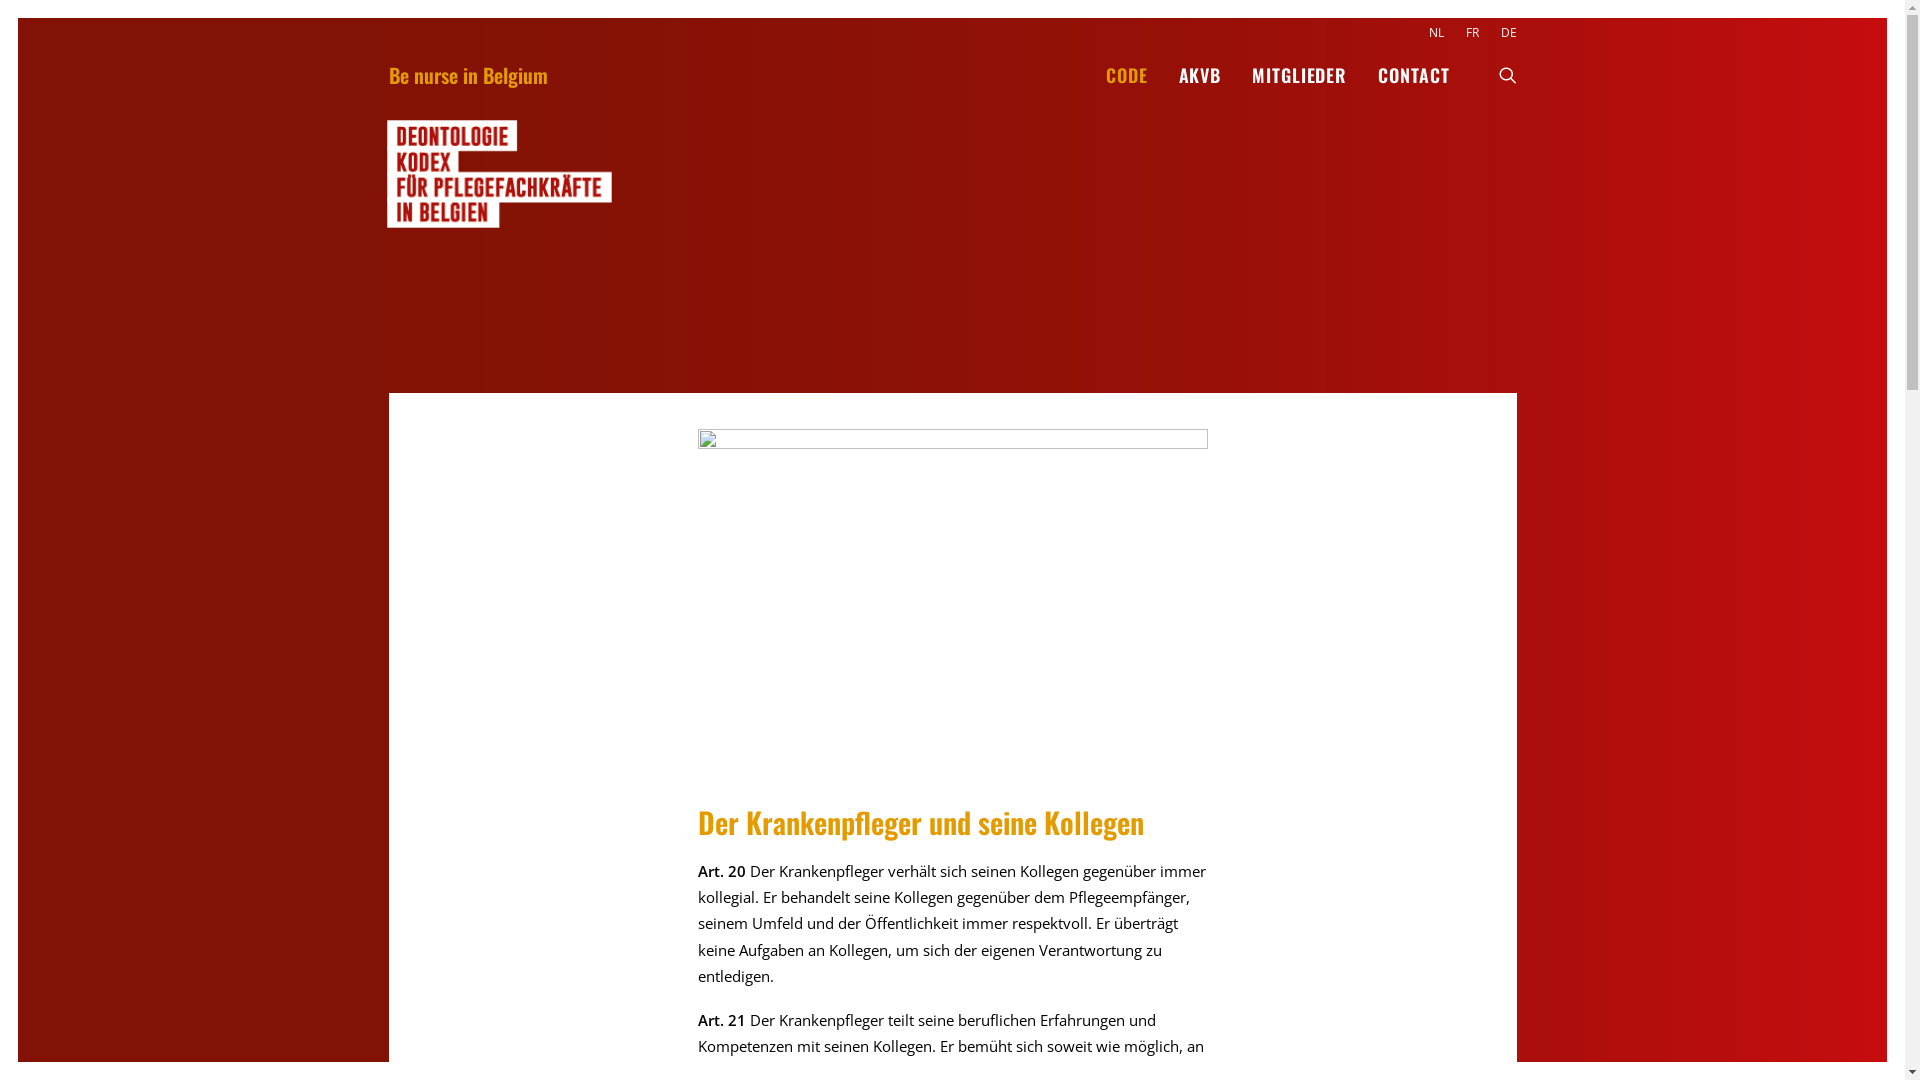 The width and height of the screenshot is (1920, 1080). I want to click on 'NL', so click(1440, 32).